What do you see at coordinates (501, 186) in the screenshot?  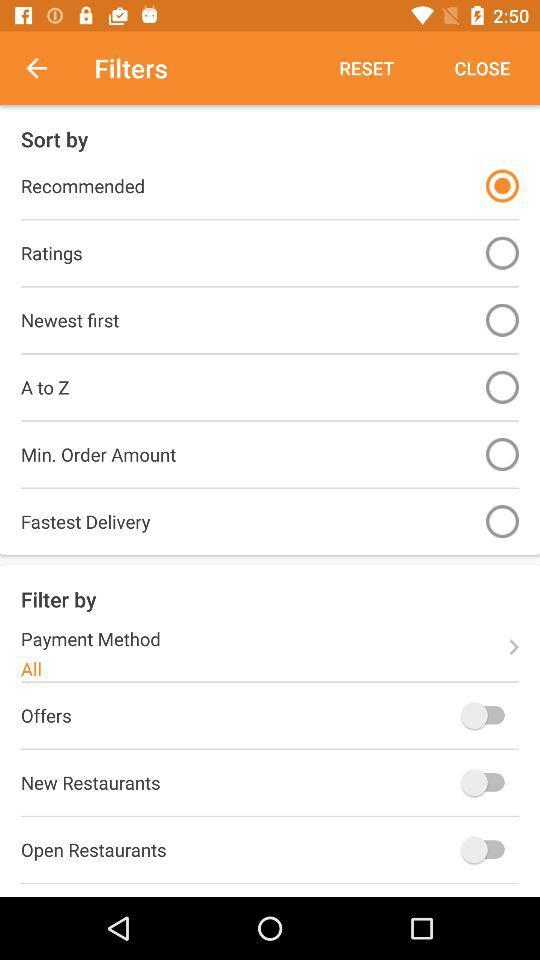 I see `filter on/off toggle` at bounding box center [501, 186].